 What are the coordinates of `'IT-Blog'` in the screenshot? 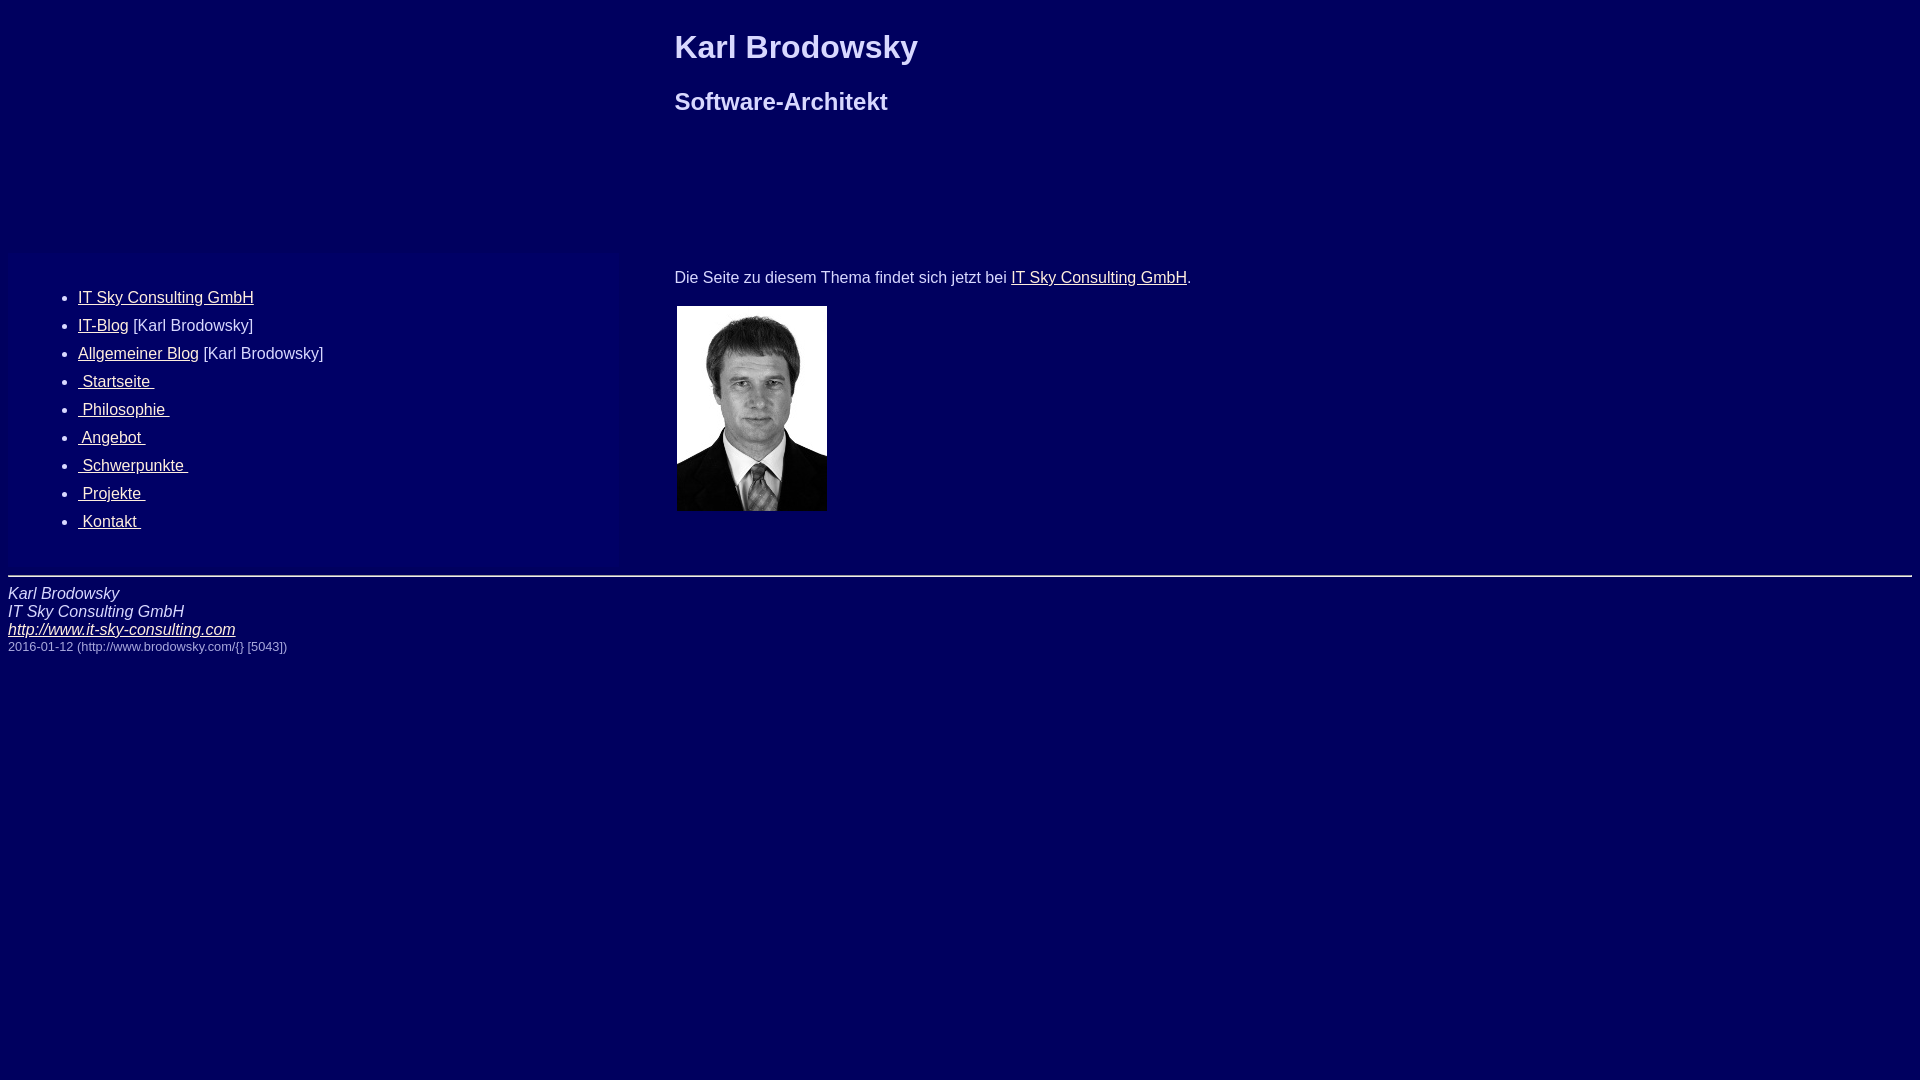 It's located at (102, 324).